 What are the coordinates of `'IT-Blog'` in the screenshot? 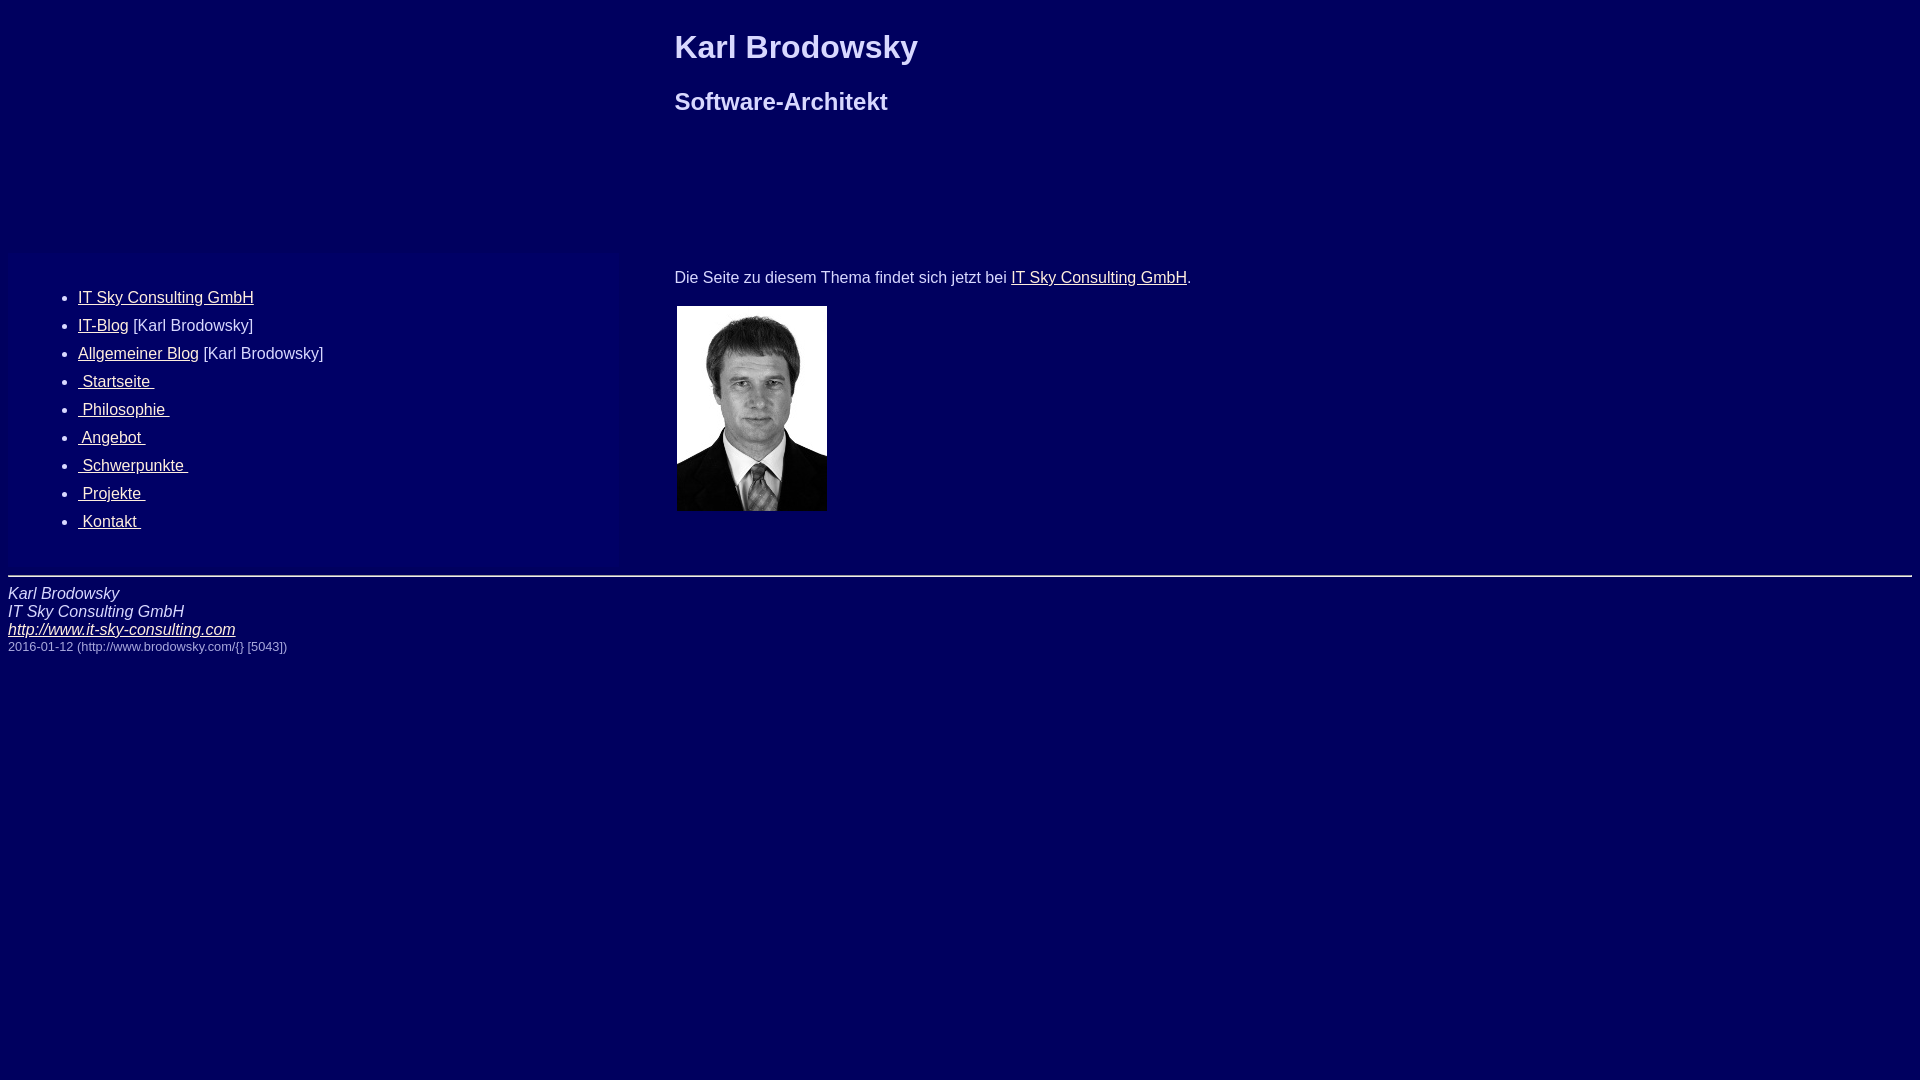 It's located at (102, 324).